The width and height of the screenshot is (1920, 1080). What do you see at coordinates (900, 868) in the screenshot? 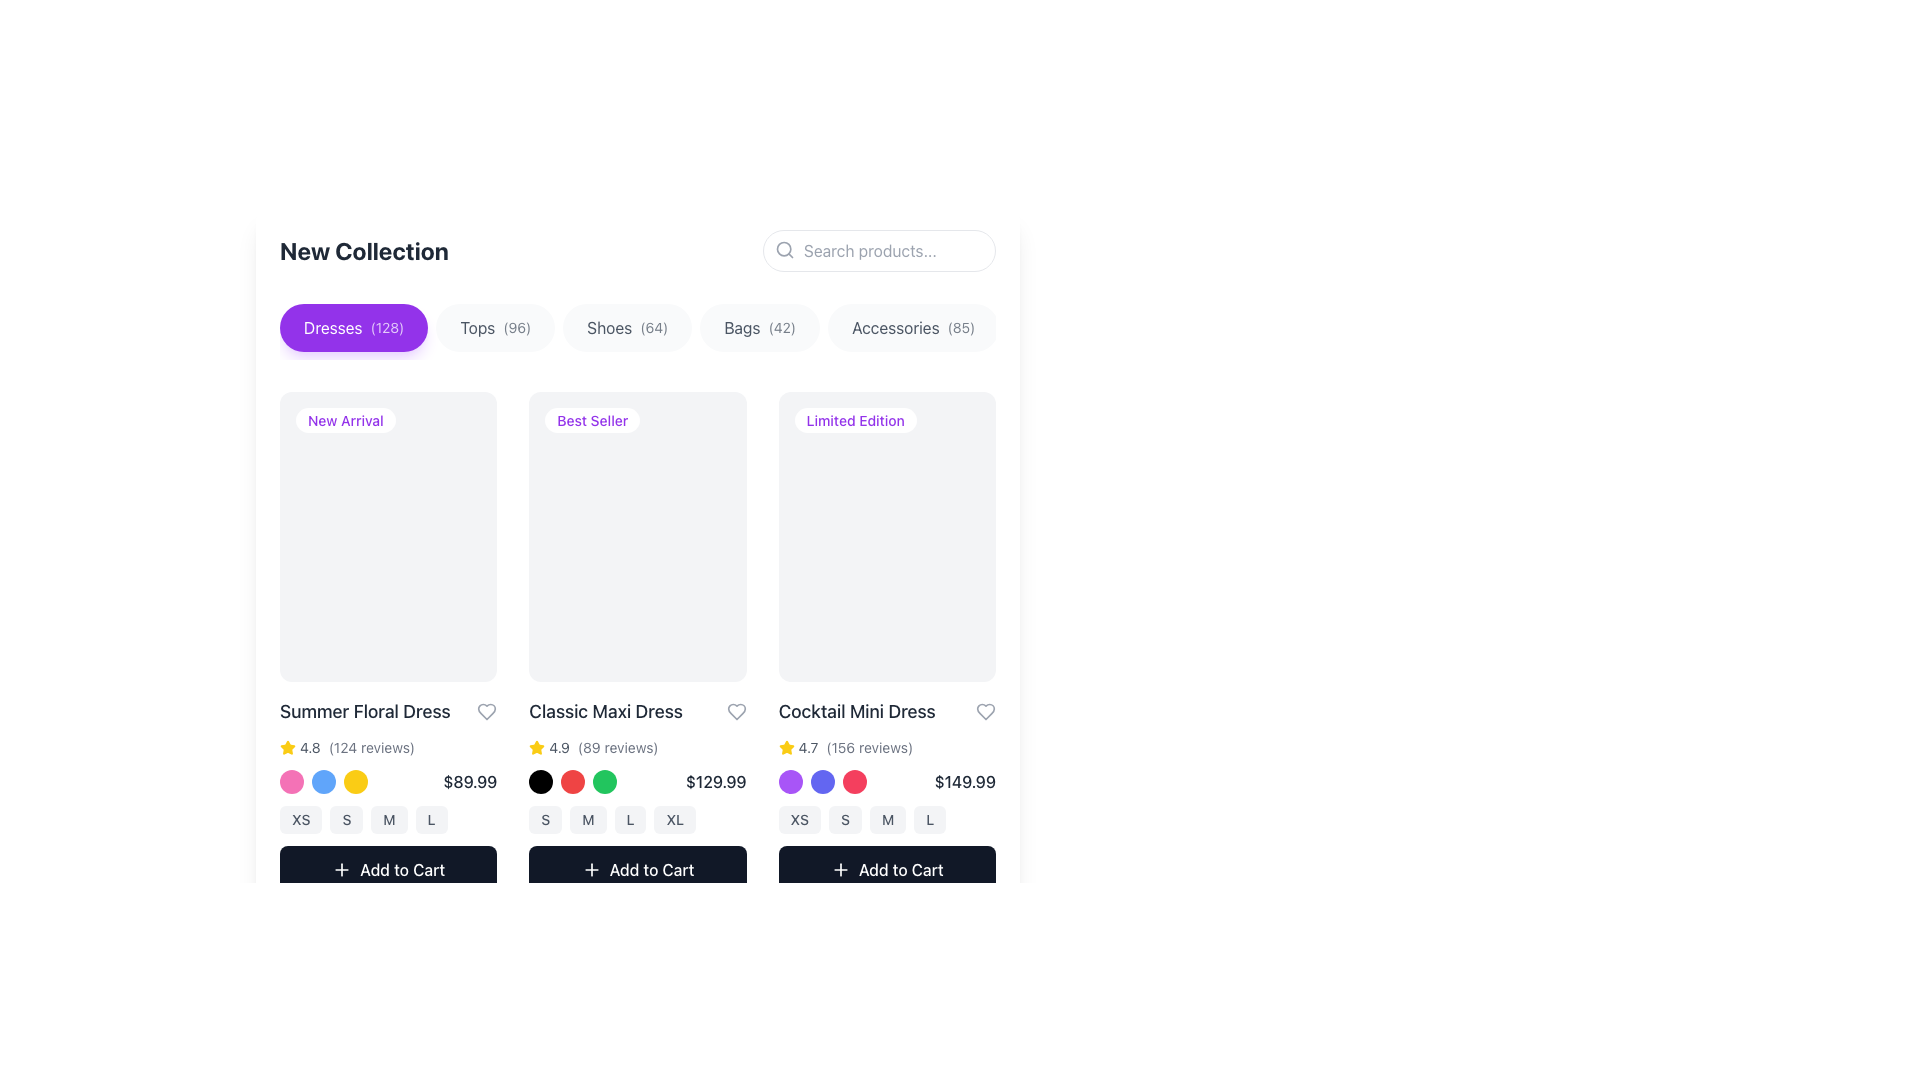
I see `the button labeled 'Cocktail Mini Dress' located at the bottom-right corner of the product card` at bounding box center [900, 868].